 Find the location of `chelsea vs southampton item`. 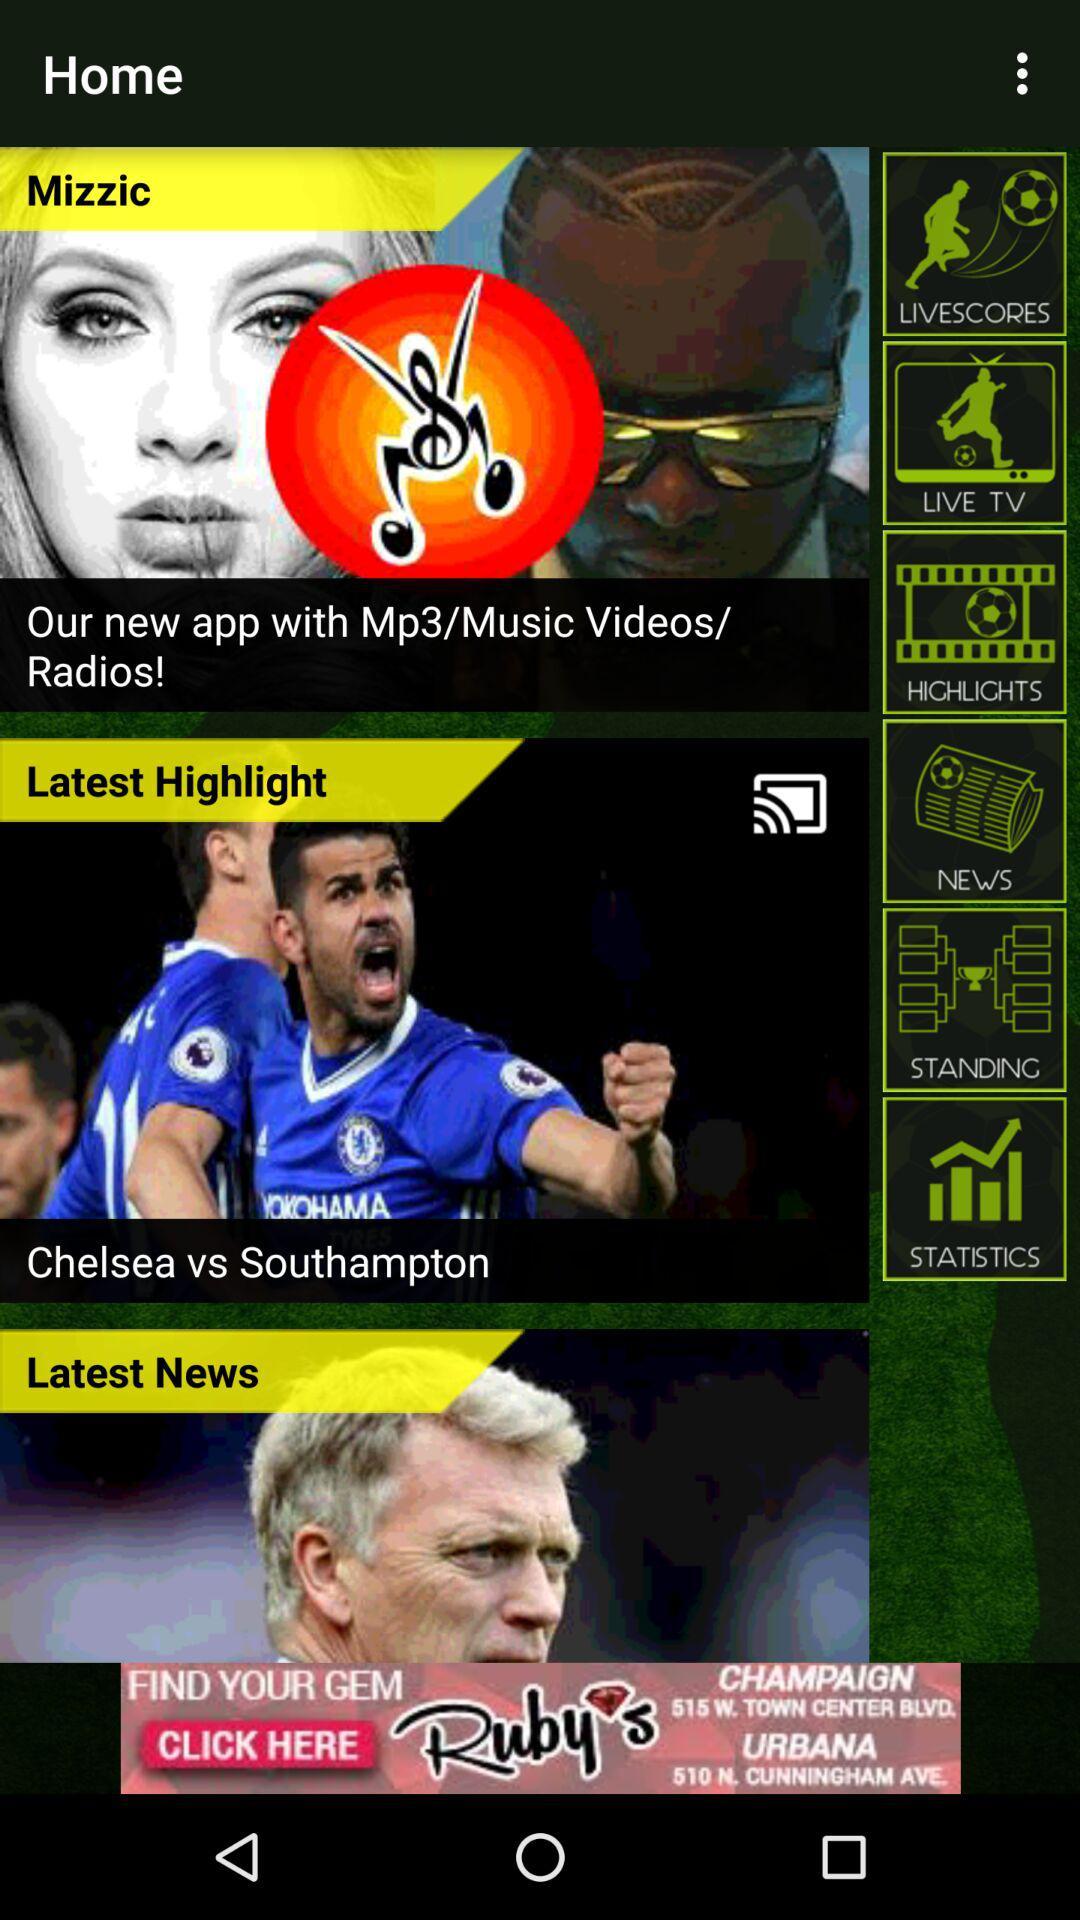

chelsea vs southampton item is located at coordinates (433, 1259).